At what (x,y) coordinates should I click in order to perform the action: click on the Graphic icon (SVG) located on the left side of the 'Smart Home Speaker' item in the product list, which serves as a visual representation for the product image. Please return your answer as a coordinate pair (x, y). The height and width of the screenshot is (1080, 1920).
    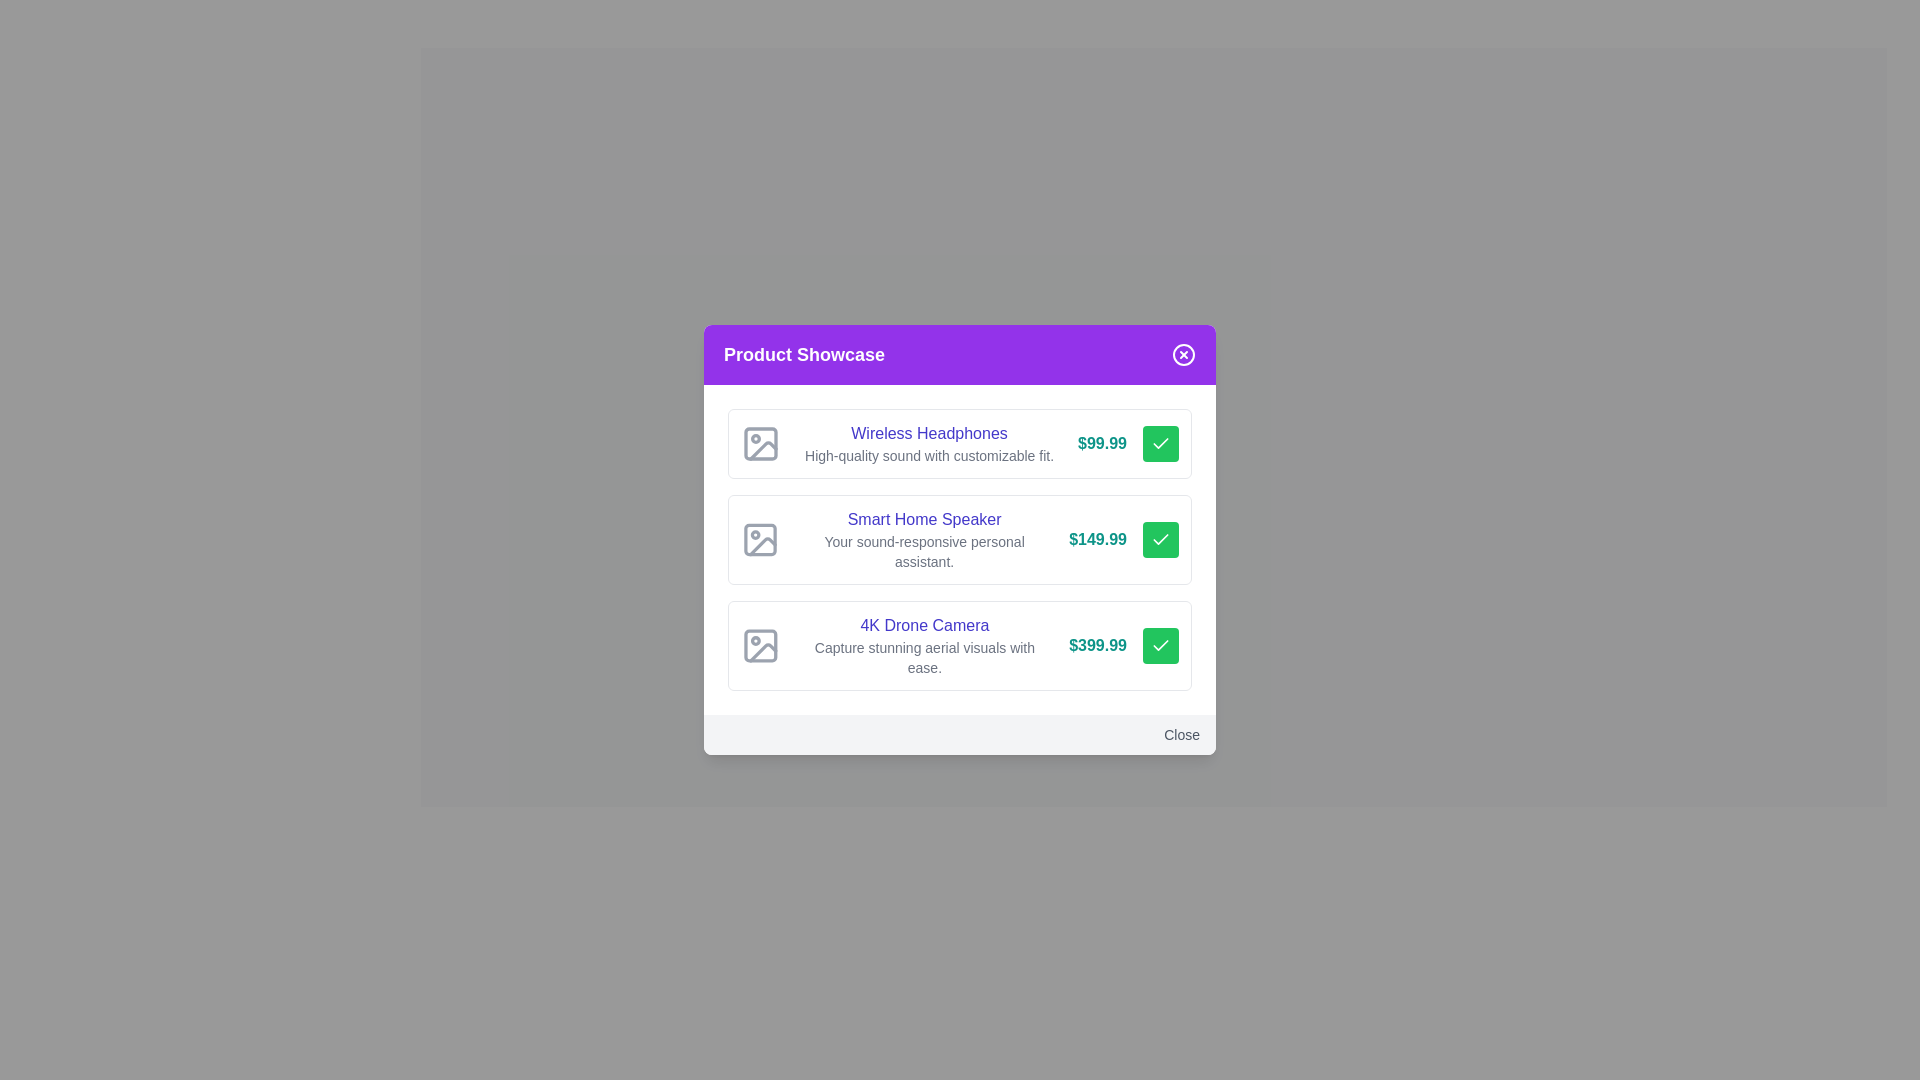
    Looking at the image, I should click on (759, 540).